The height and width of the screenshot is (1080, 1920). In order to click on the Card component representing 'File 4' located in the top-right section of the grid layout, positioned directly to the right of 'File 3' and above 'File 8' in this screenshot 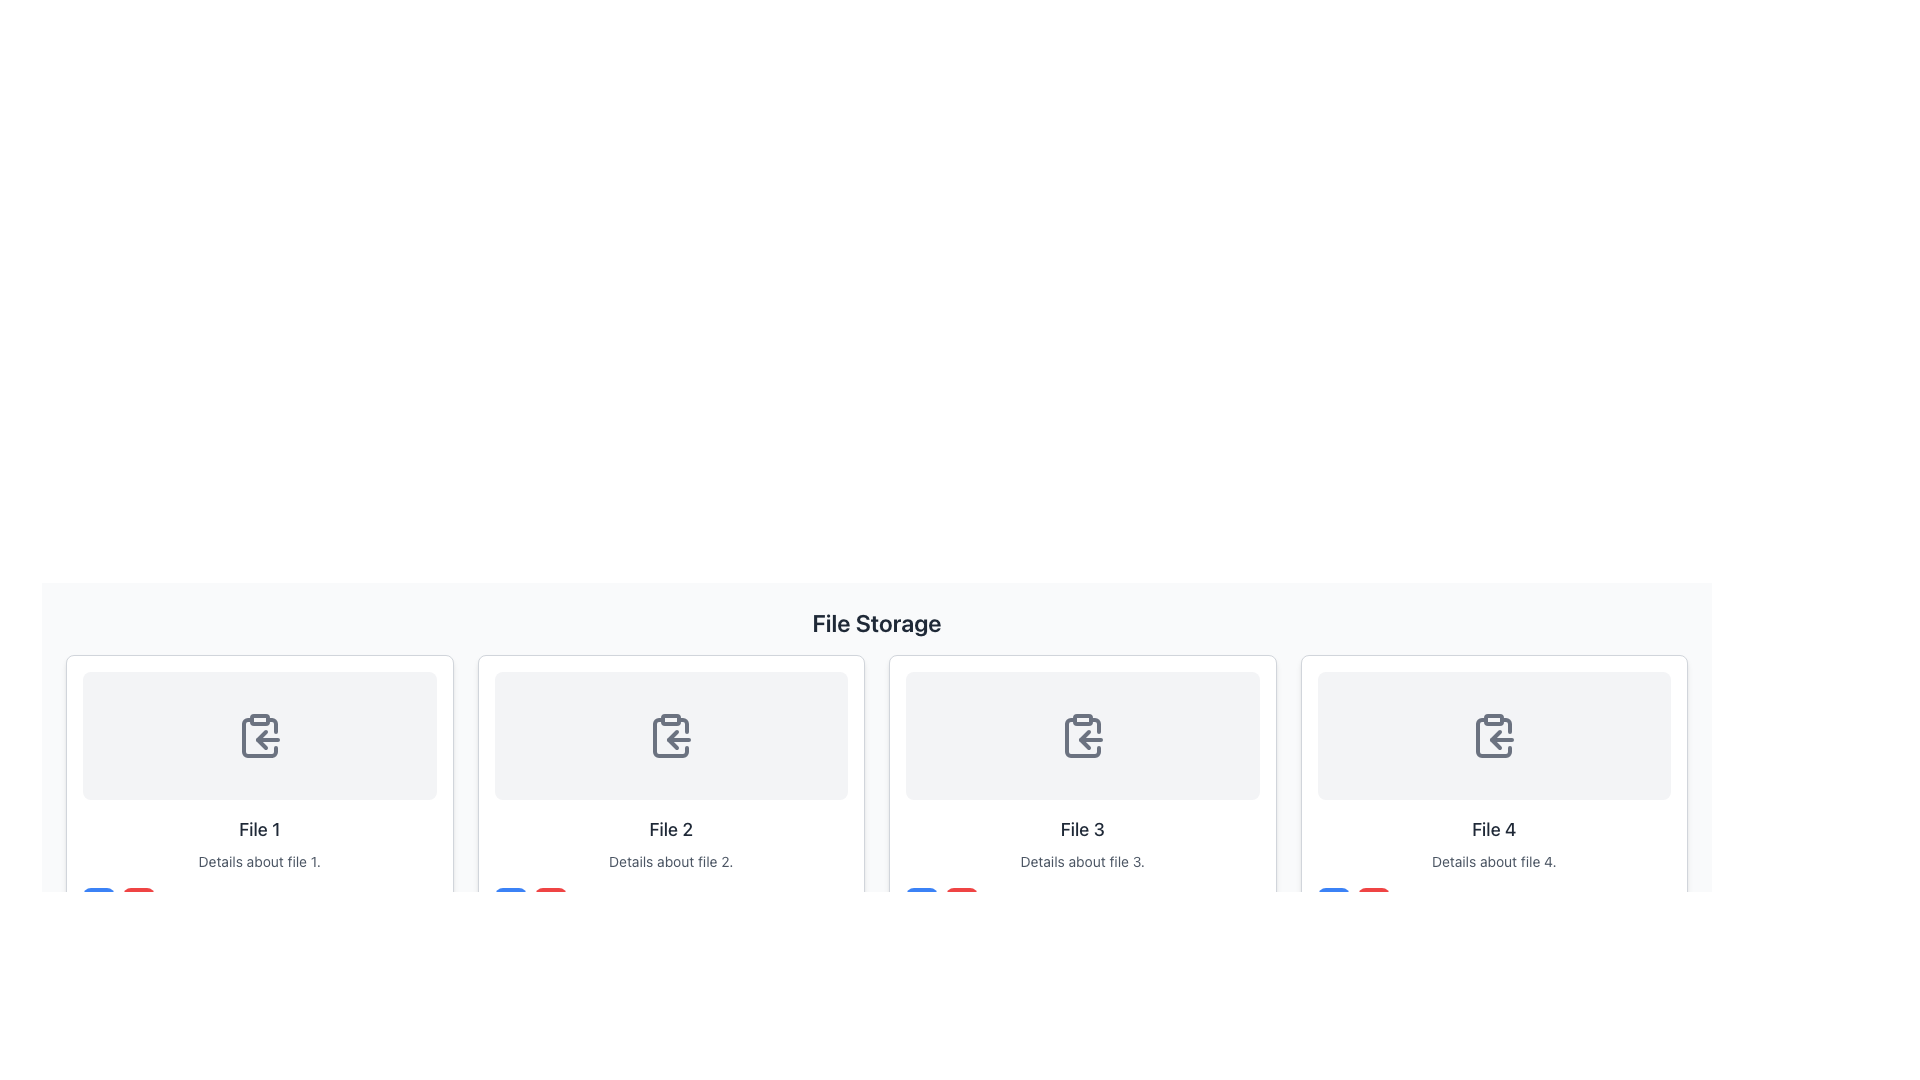, I will do `click(1494, 794)`.